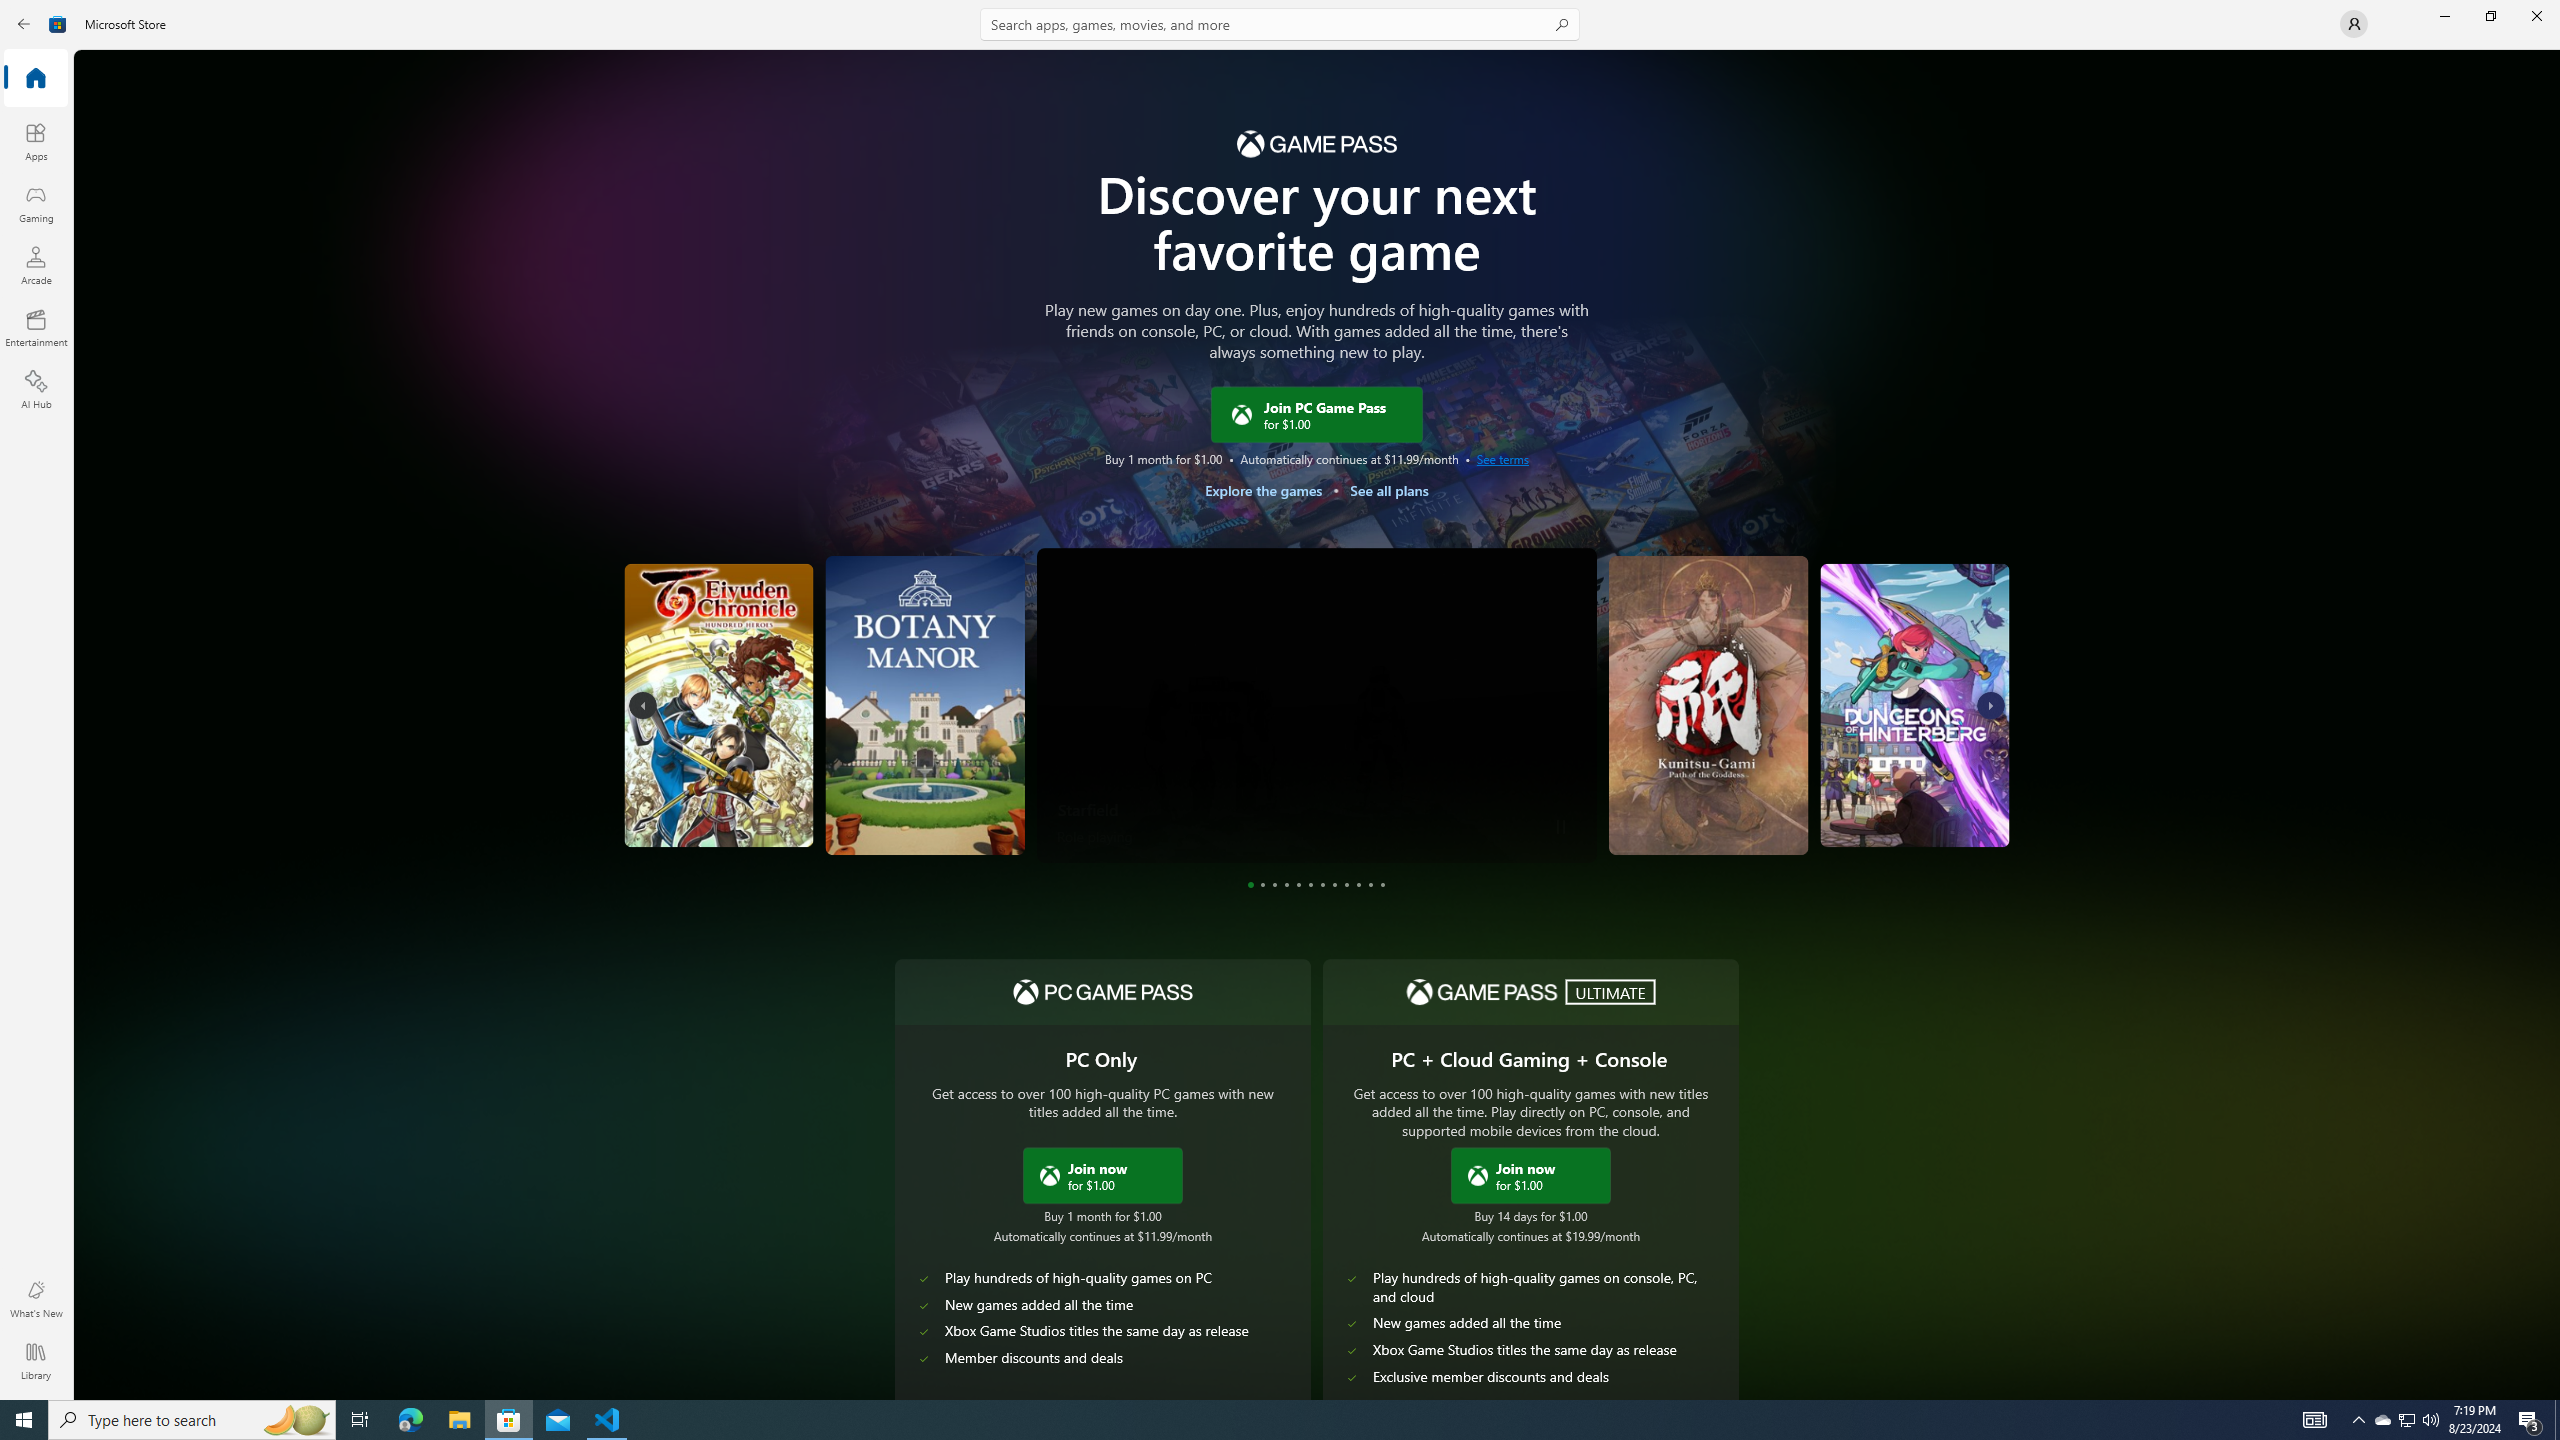  I want to click on 'Page 11', so click(1369, 884).